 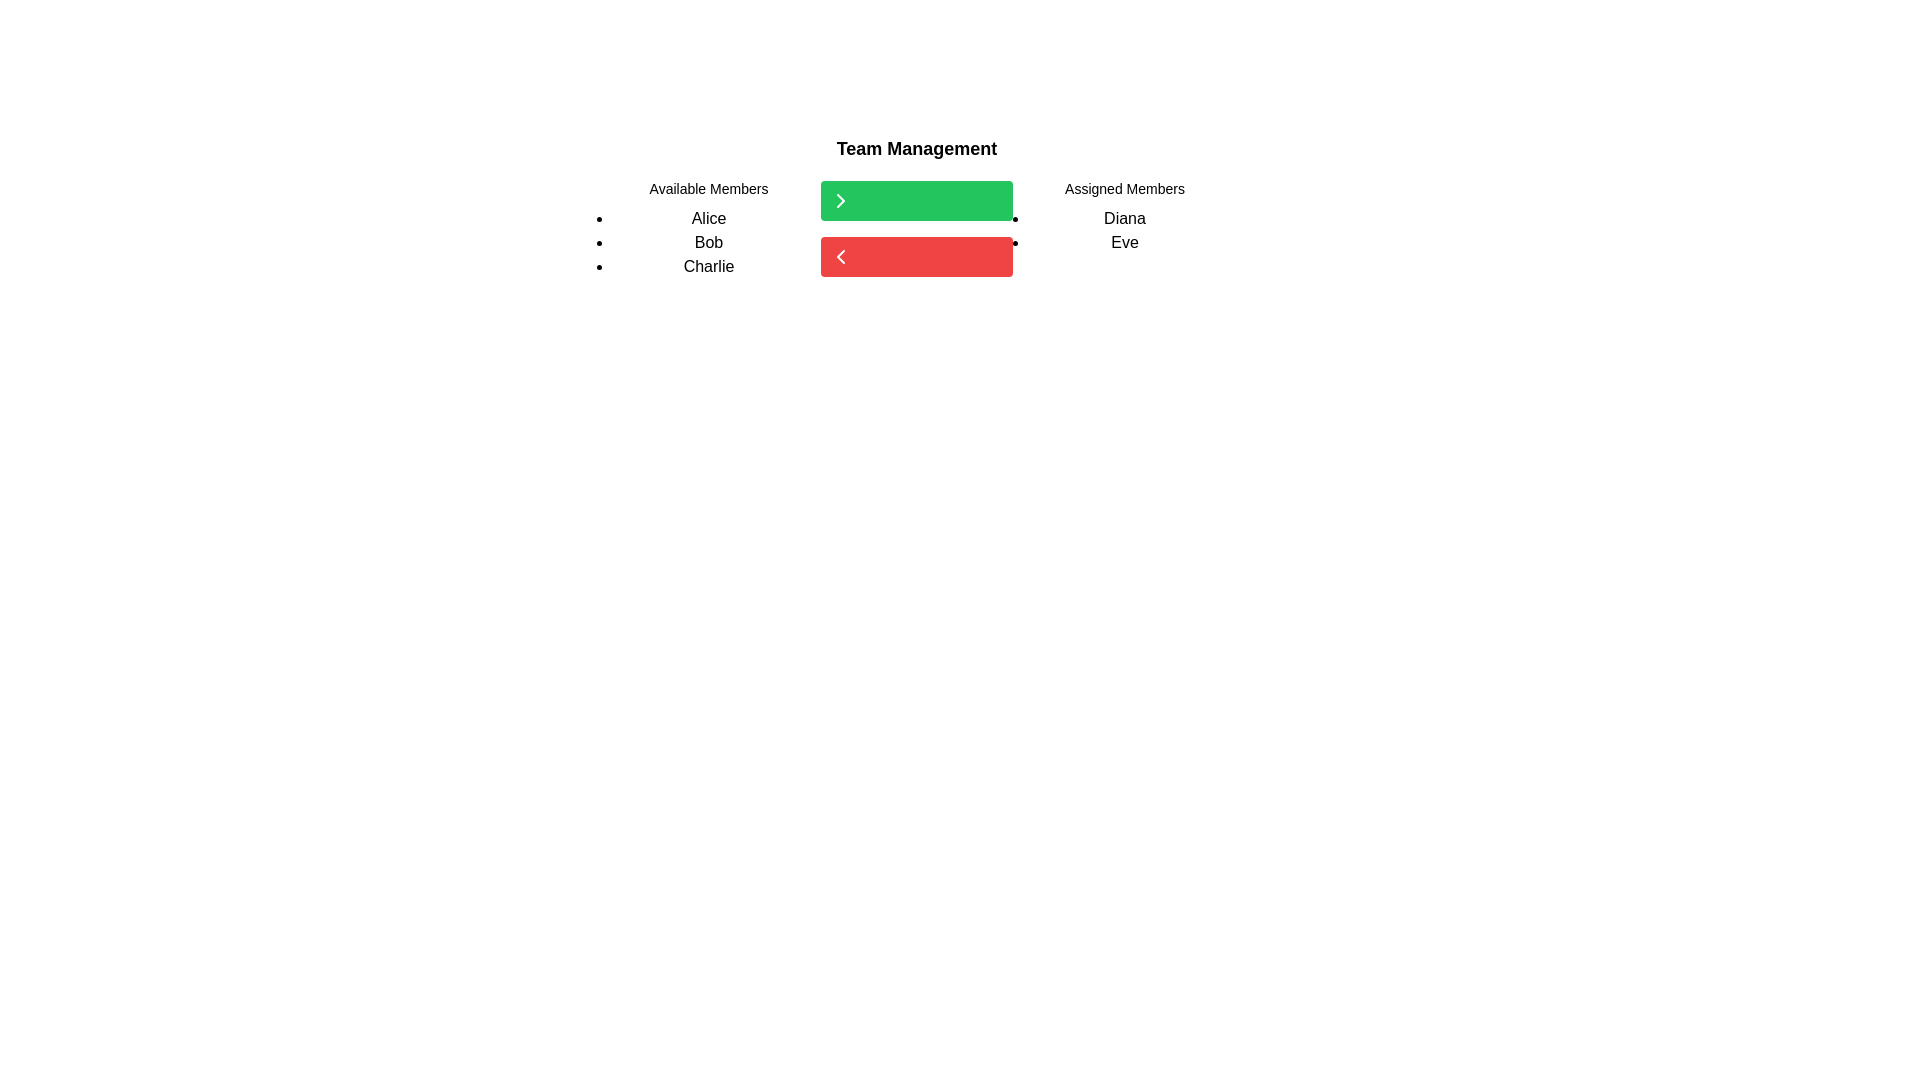 I want to click on the list item containing the identifiers 'Diana' and 'Eve' in the 'Assigned Members' section, so click(x=1124, y=230).